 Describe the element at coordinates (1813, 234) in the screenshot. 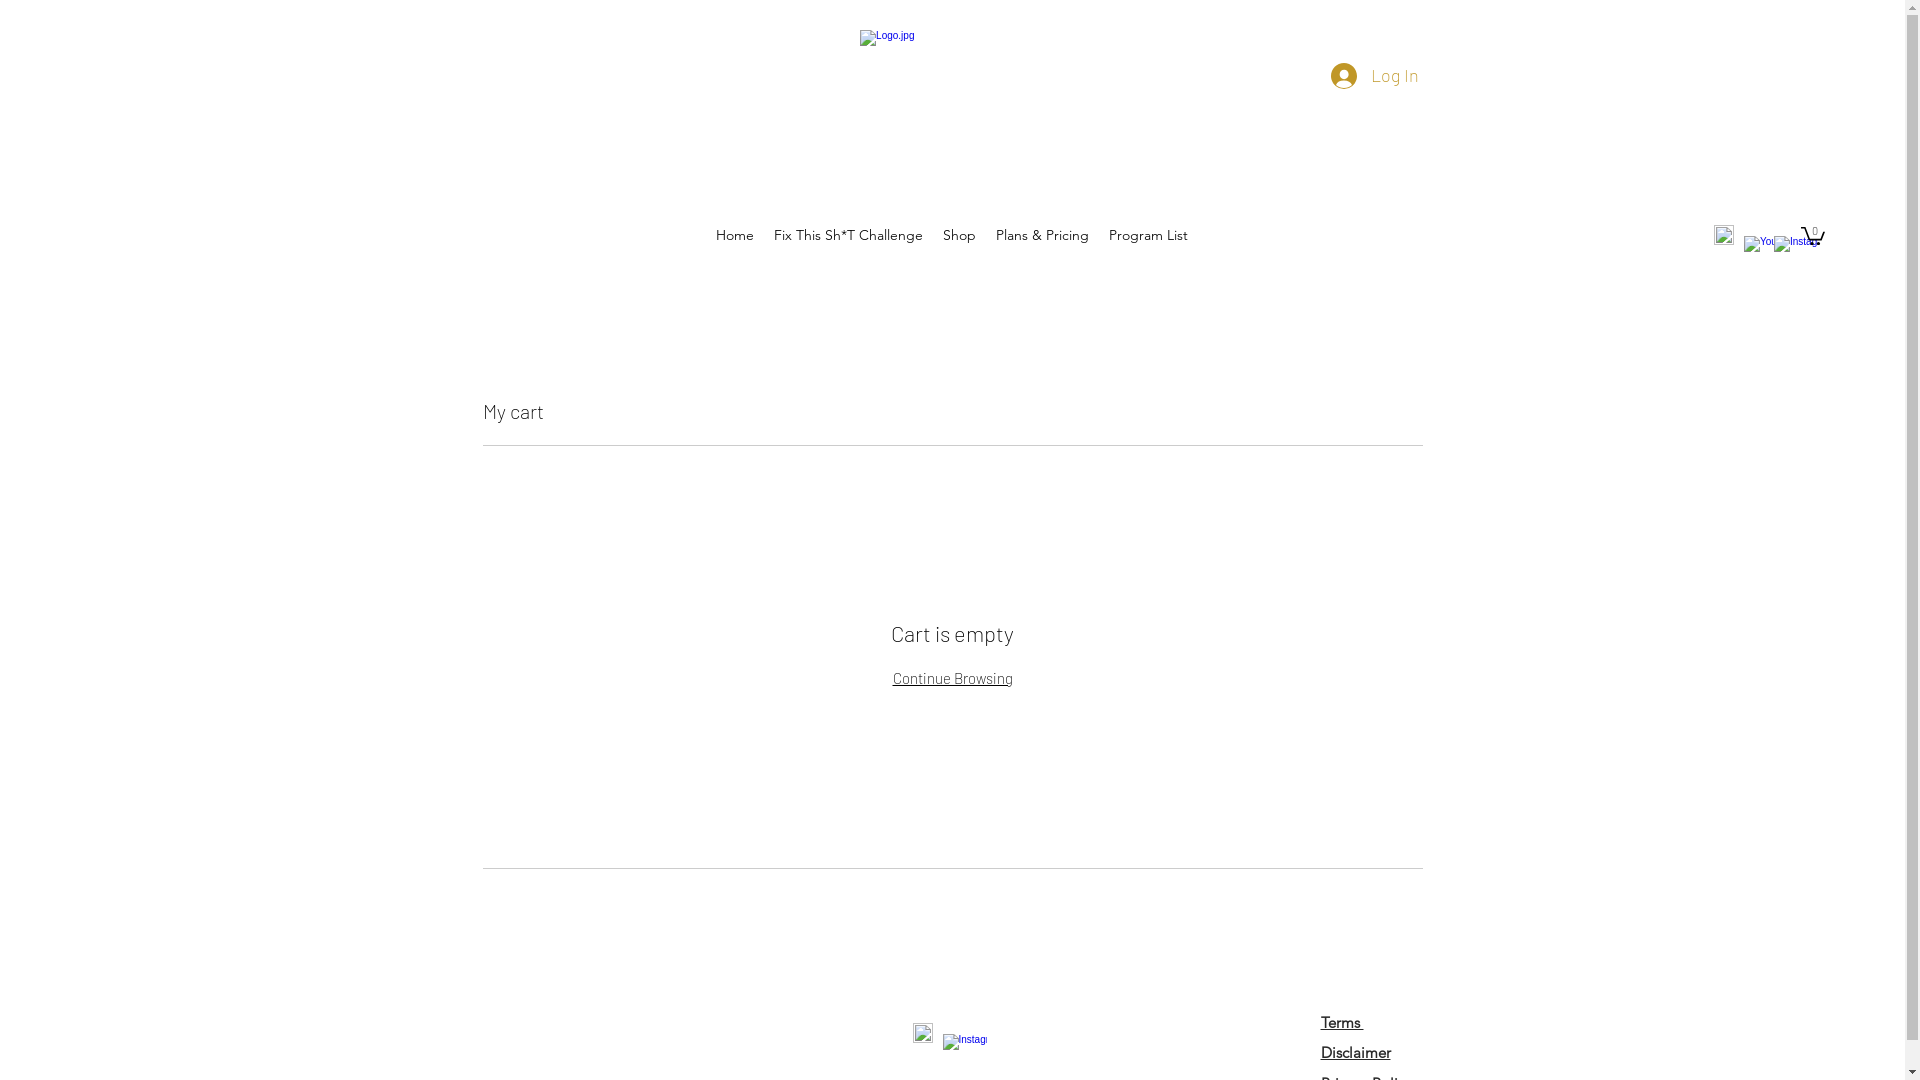

I see `'0'` at that location.